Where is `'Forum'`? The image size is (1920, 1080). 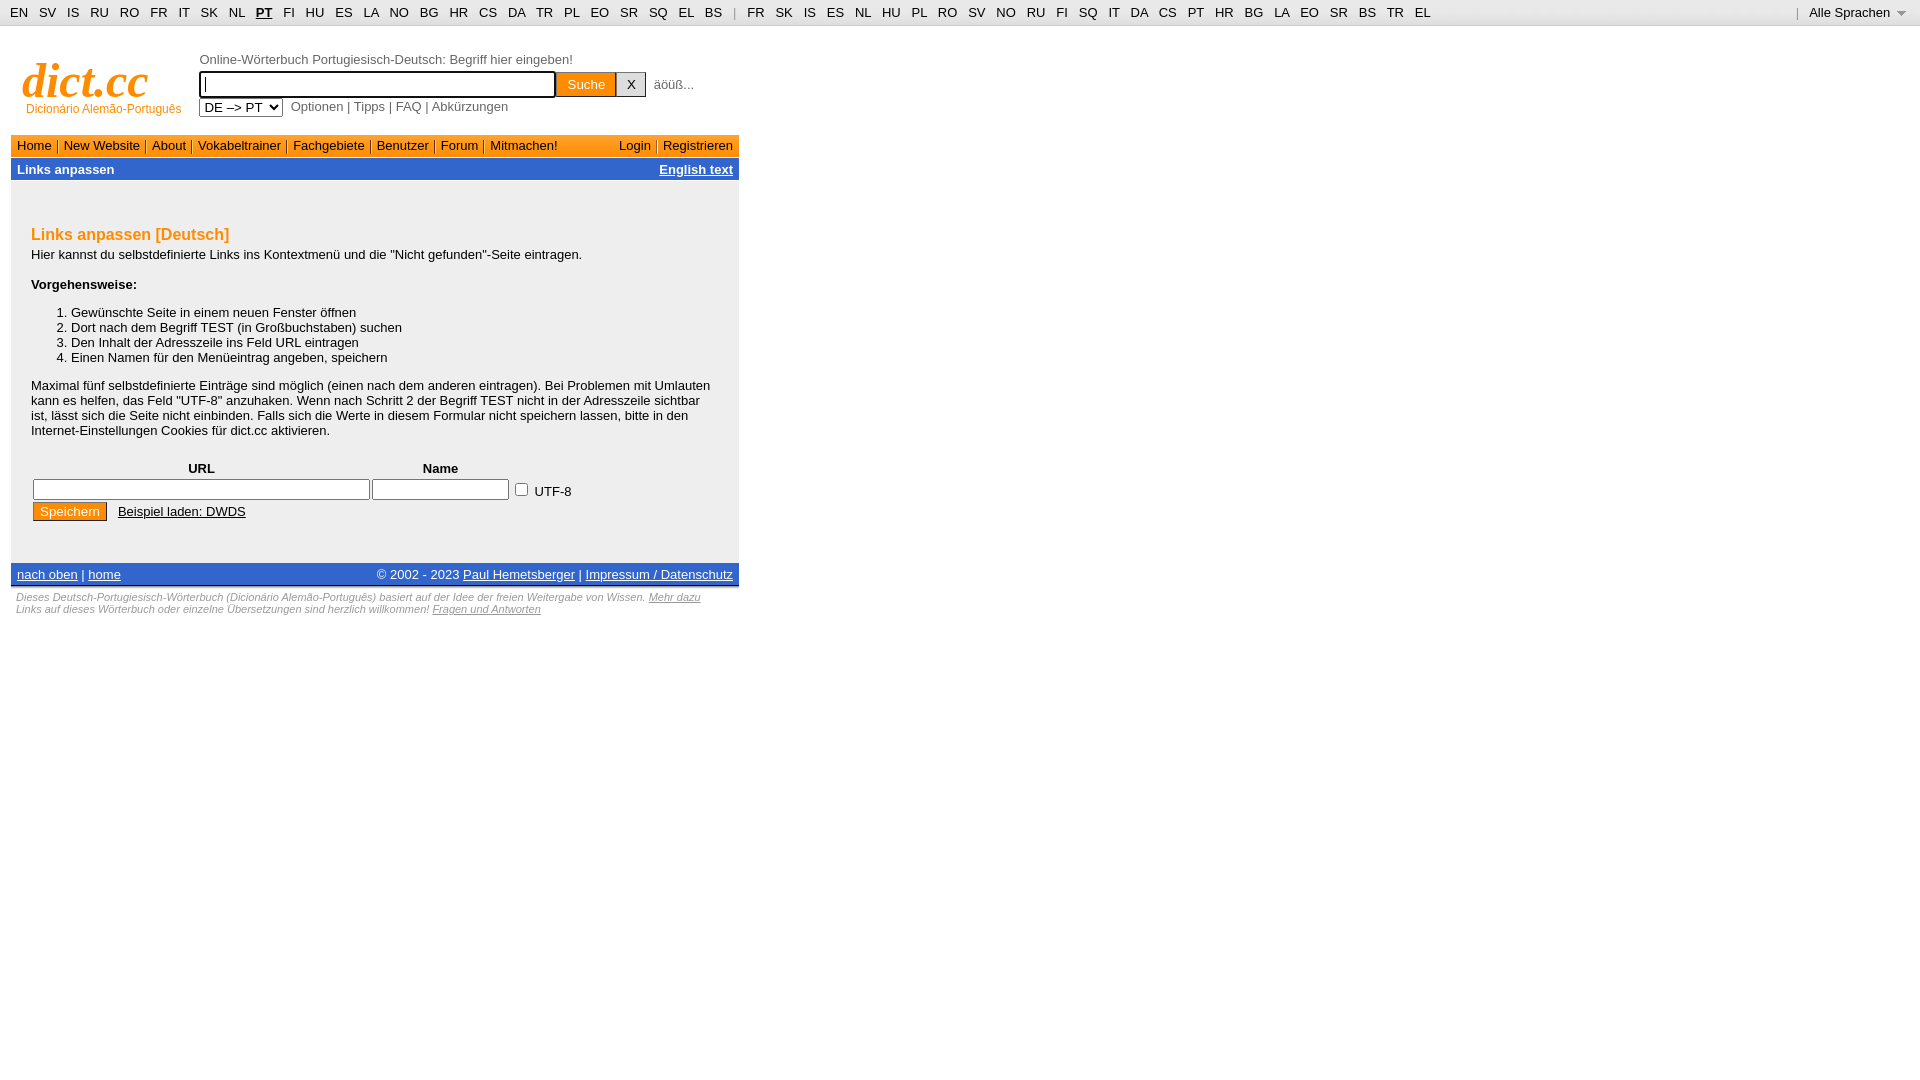
'Forum' is located at coordinates (459, 144).